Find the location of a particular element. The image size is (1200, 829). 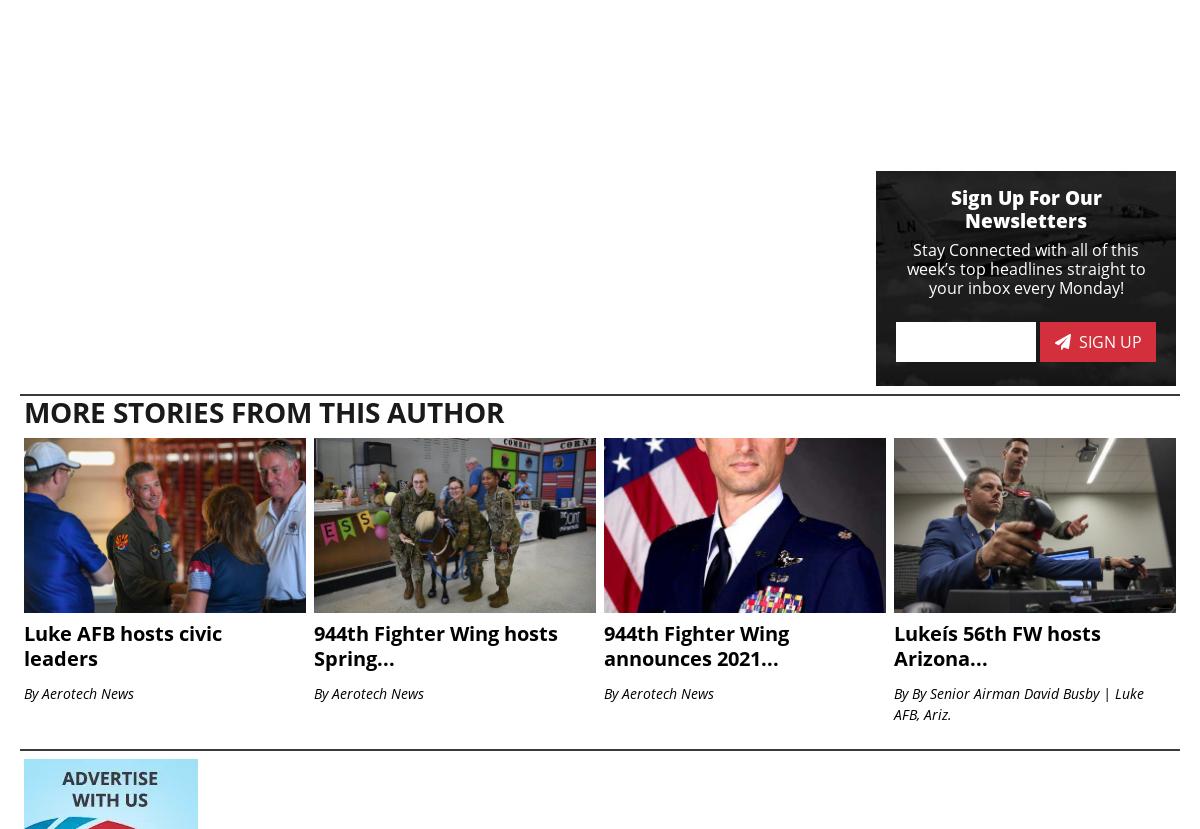

'Stay Connected with all of this week’s top headlines straight to your inbox every Monday!' is located at coordinates (1025, 267).